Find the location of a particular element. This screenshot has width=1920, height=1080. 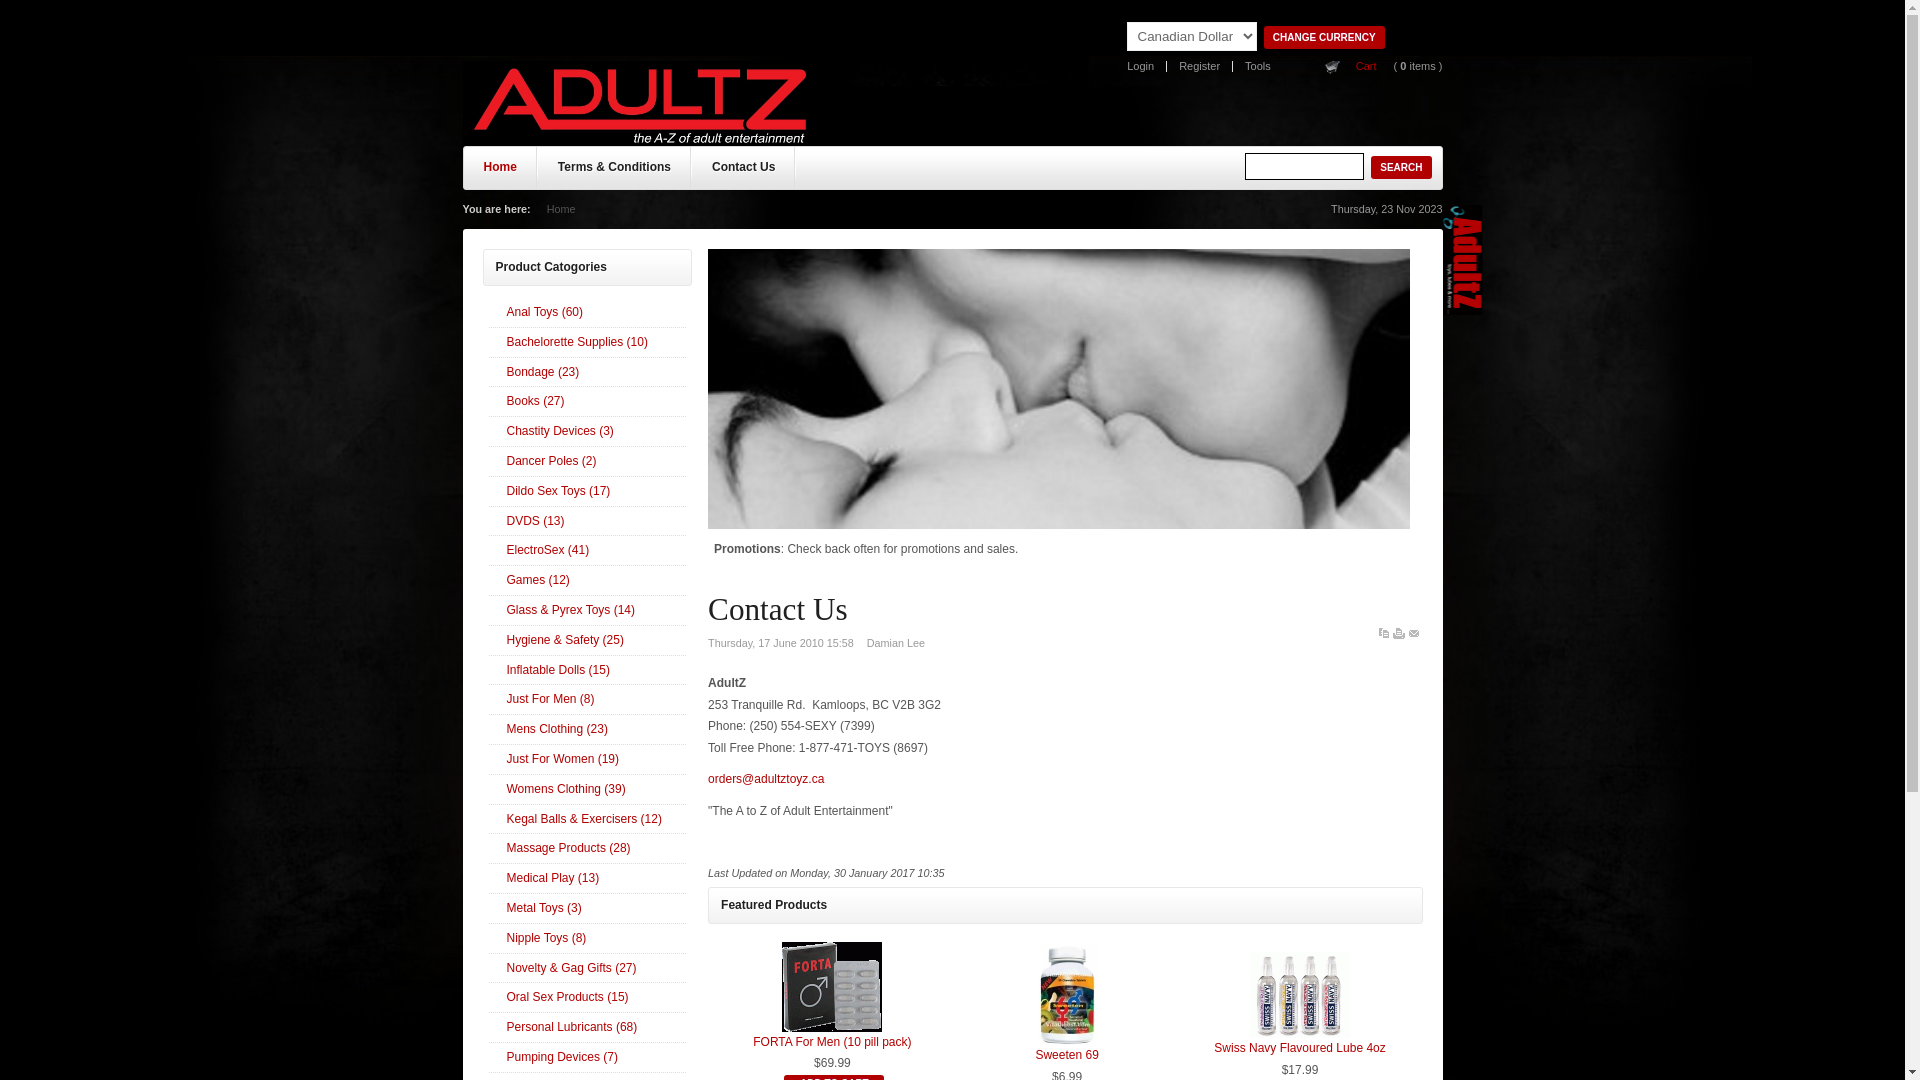

'Swiss Navy Flavoured Lube 4oz' is located at coordinates (1299, 1047).